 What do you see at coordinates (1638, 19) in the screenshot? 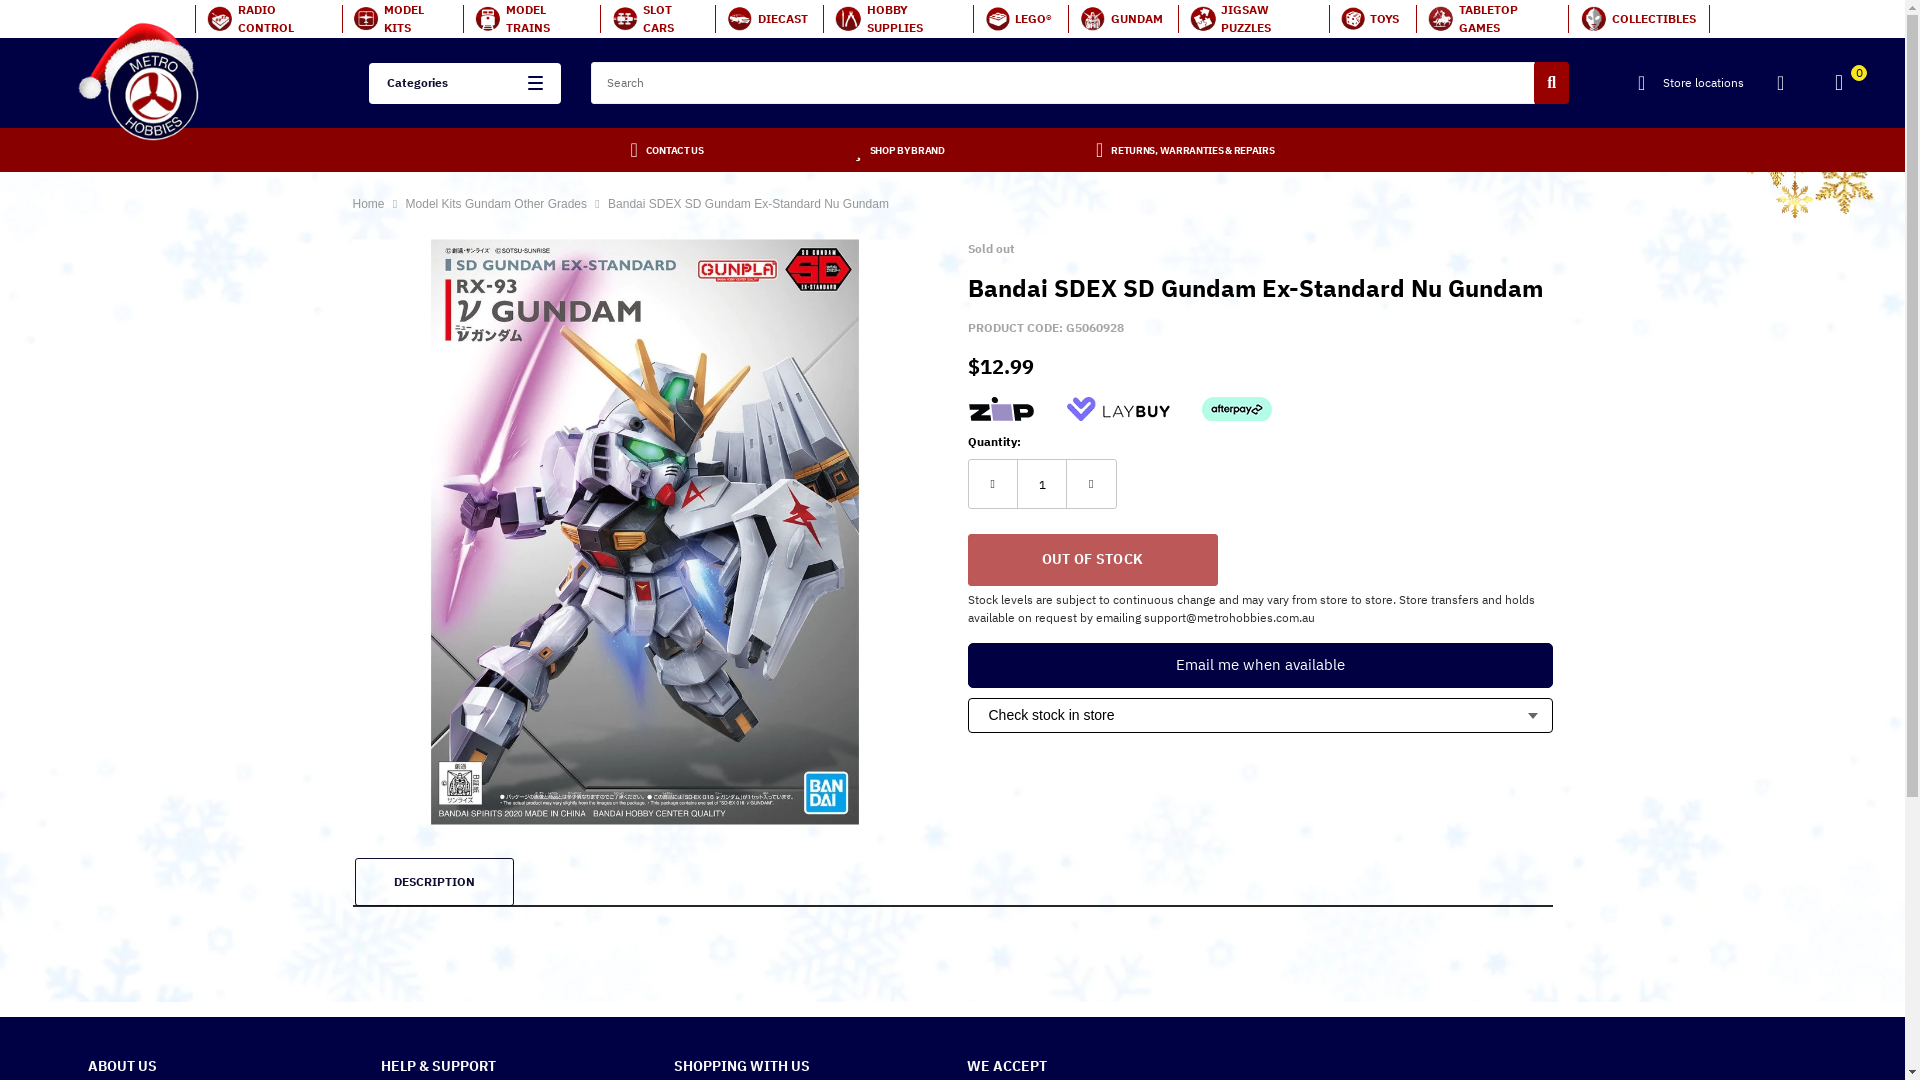
I see `'COLLECTIBLES'` at bounding box center [1638, 19].